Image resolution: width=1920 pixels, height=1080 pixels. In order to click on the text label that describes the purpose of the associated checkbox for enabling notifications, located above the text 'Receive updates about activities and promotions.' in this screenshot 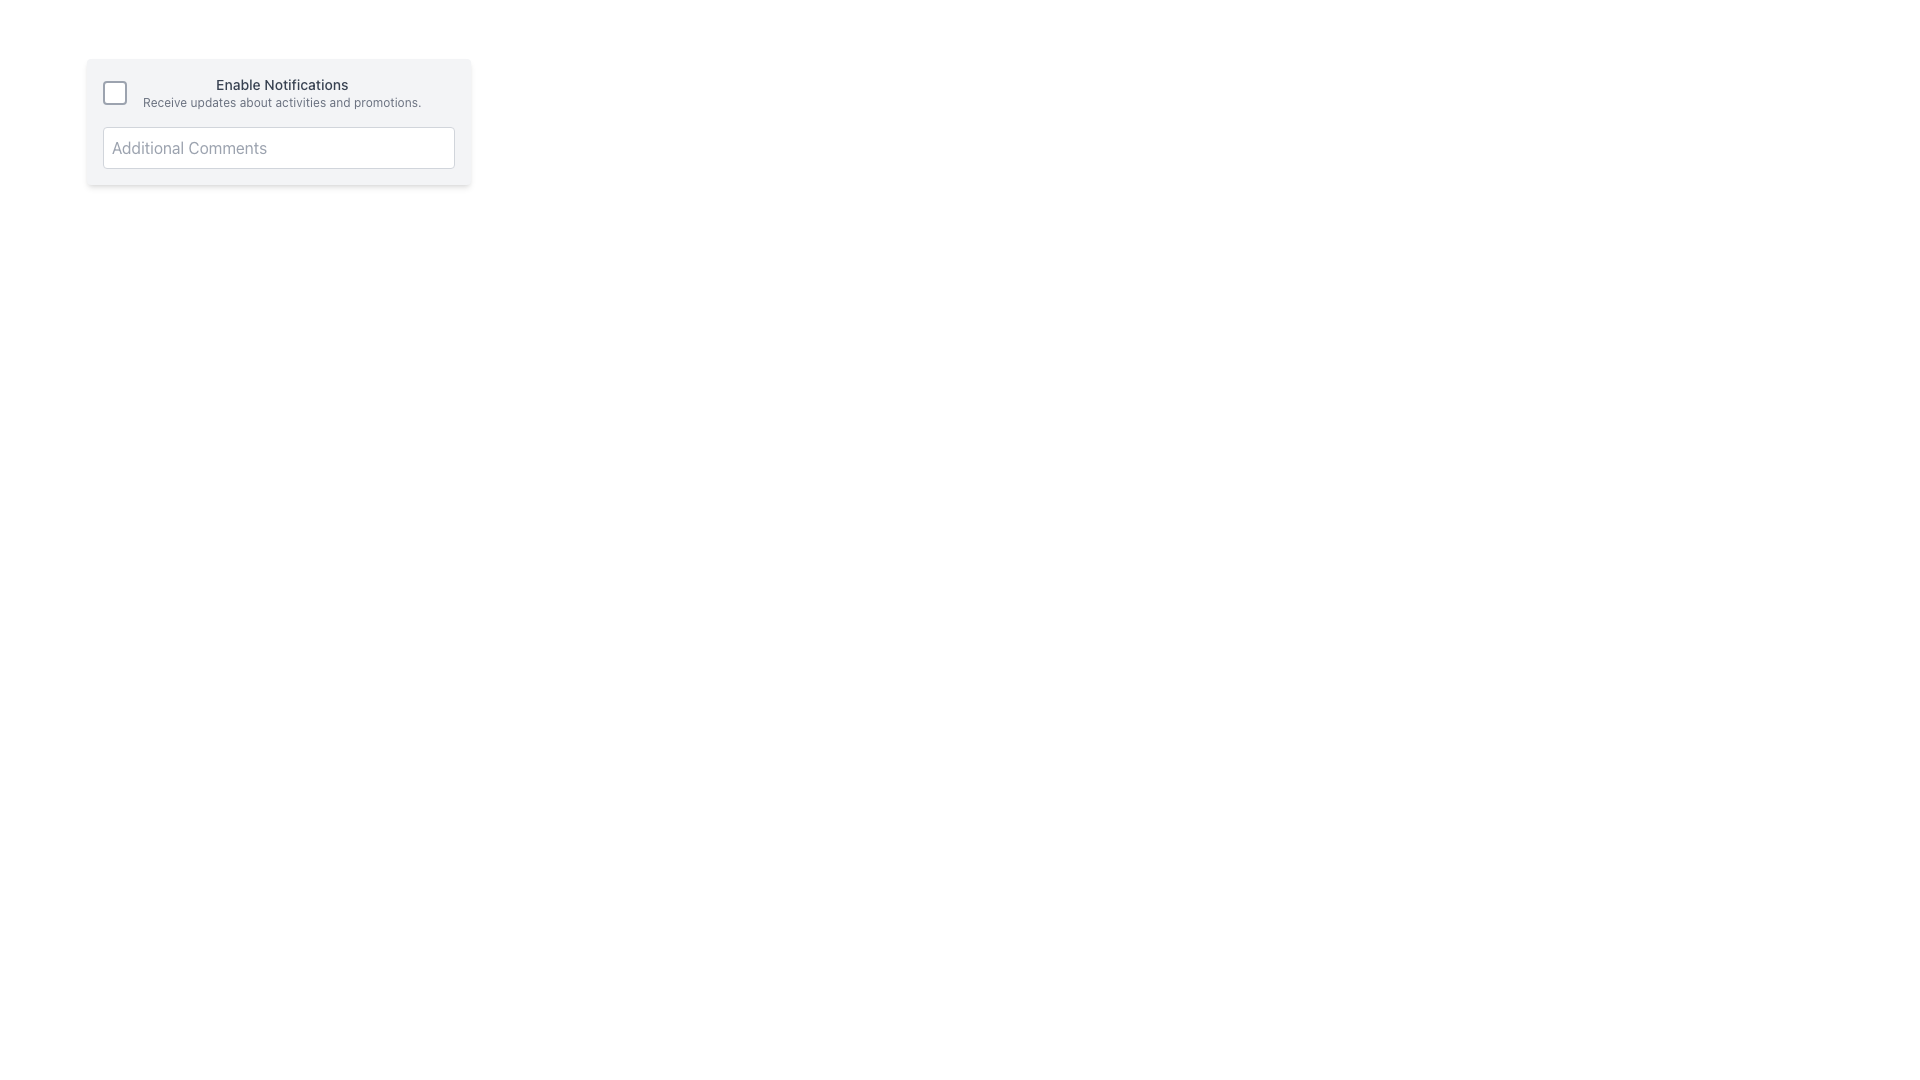, I will do `click(281, 83)`.